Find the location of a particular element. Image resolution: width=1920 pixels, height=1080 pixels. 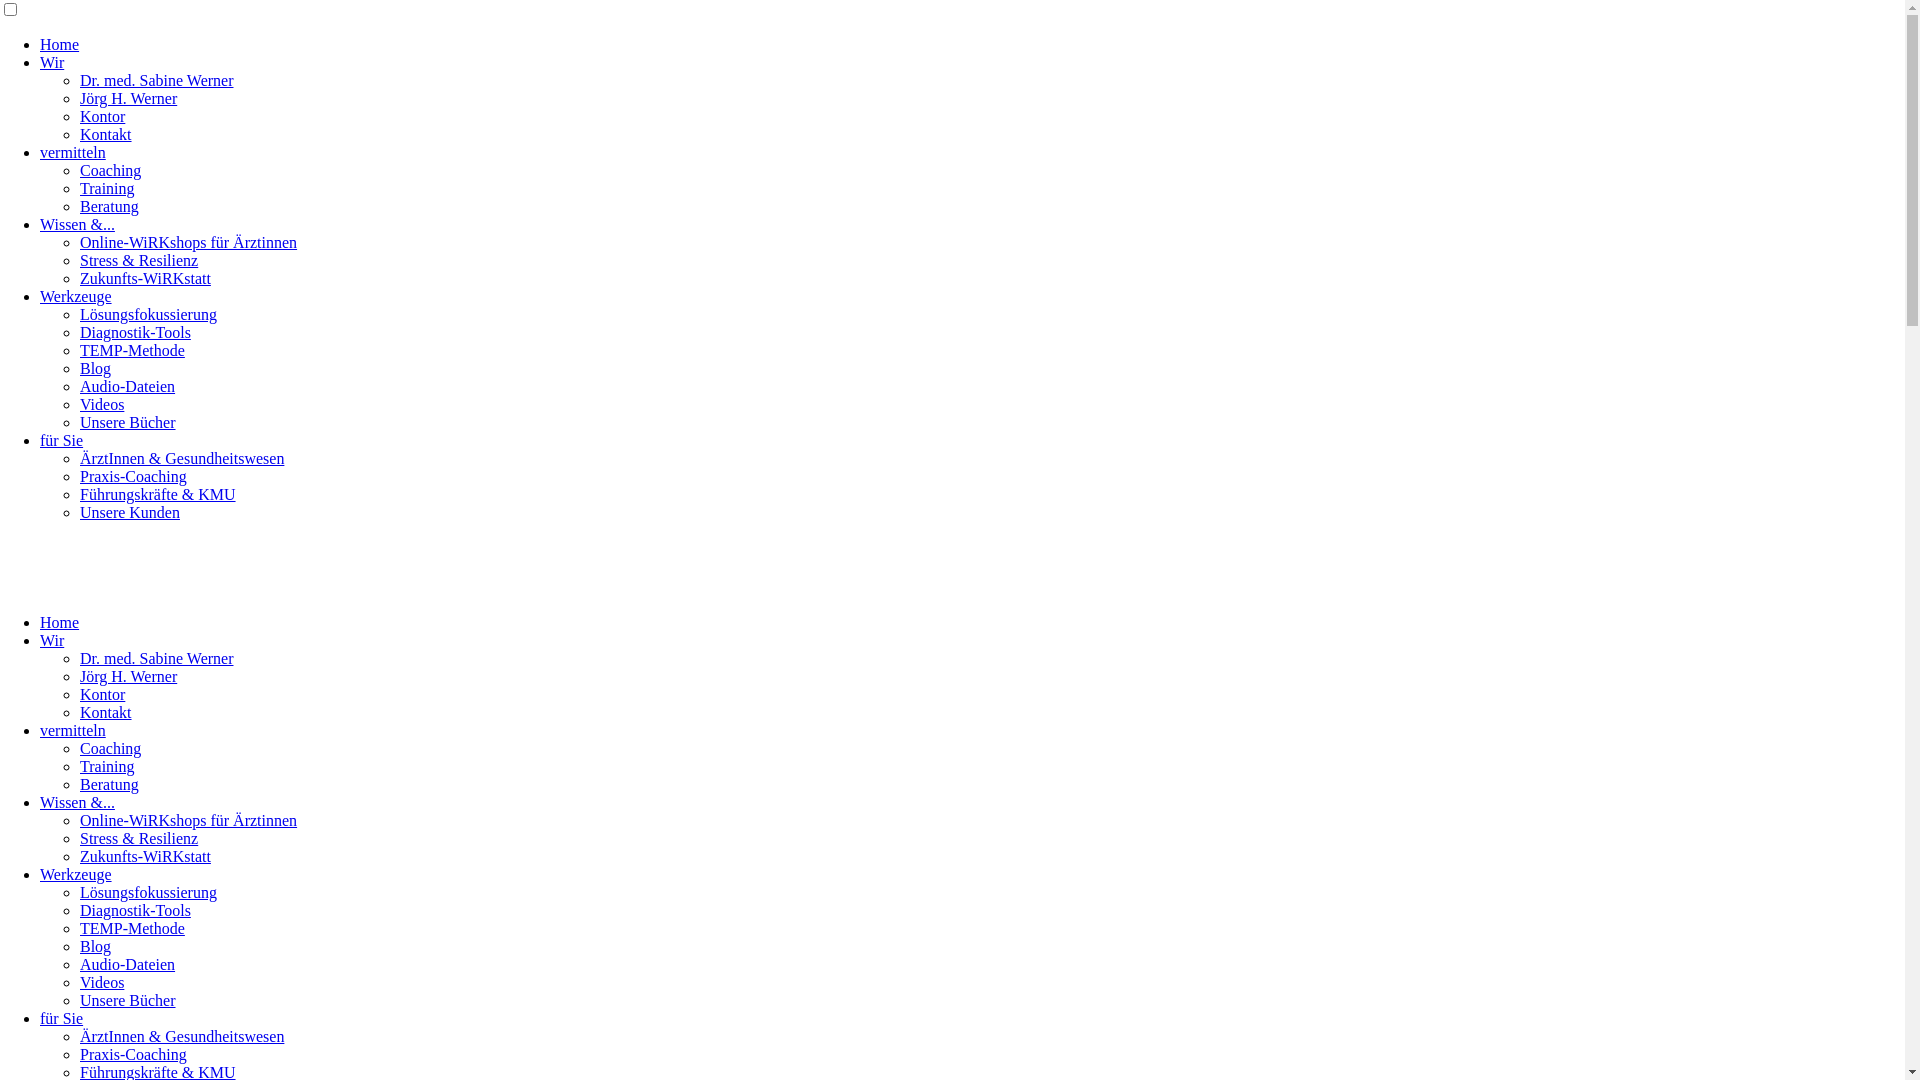

'Videos' is located at coordinates (80, 981).